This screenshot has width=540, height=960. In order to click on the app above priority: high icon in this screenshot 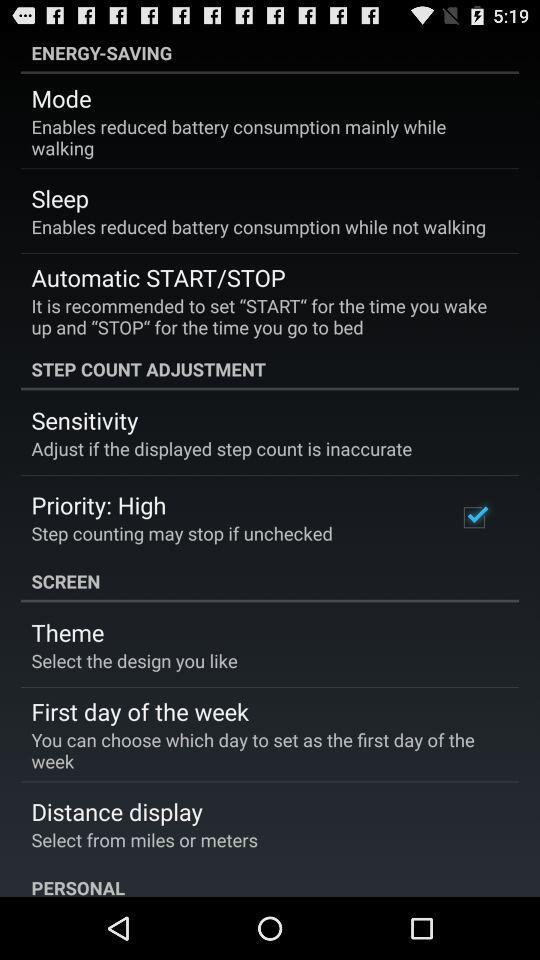, I will do `click(220, 448)`.